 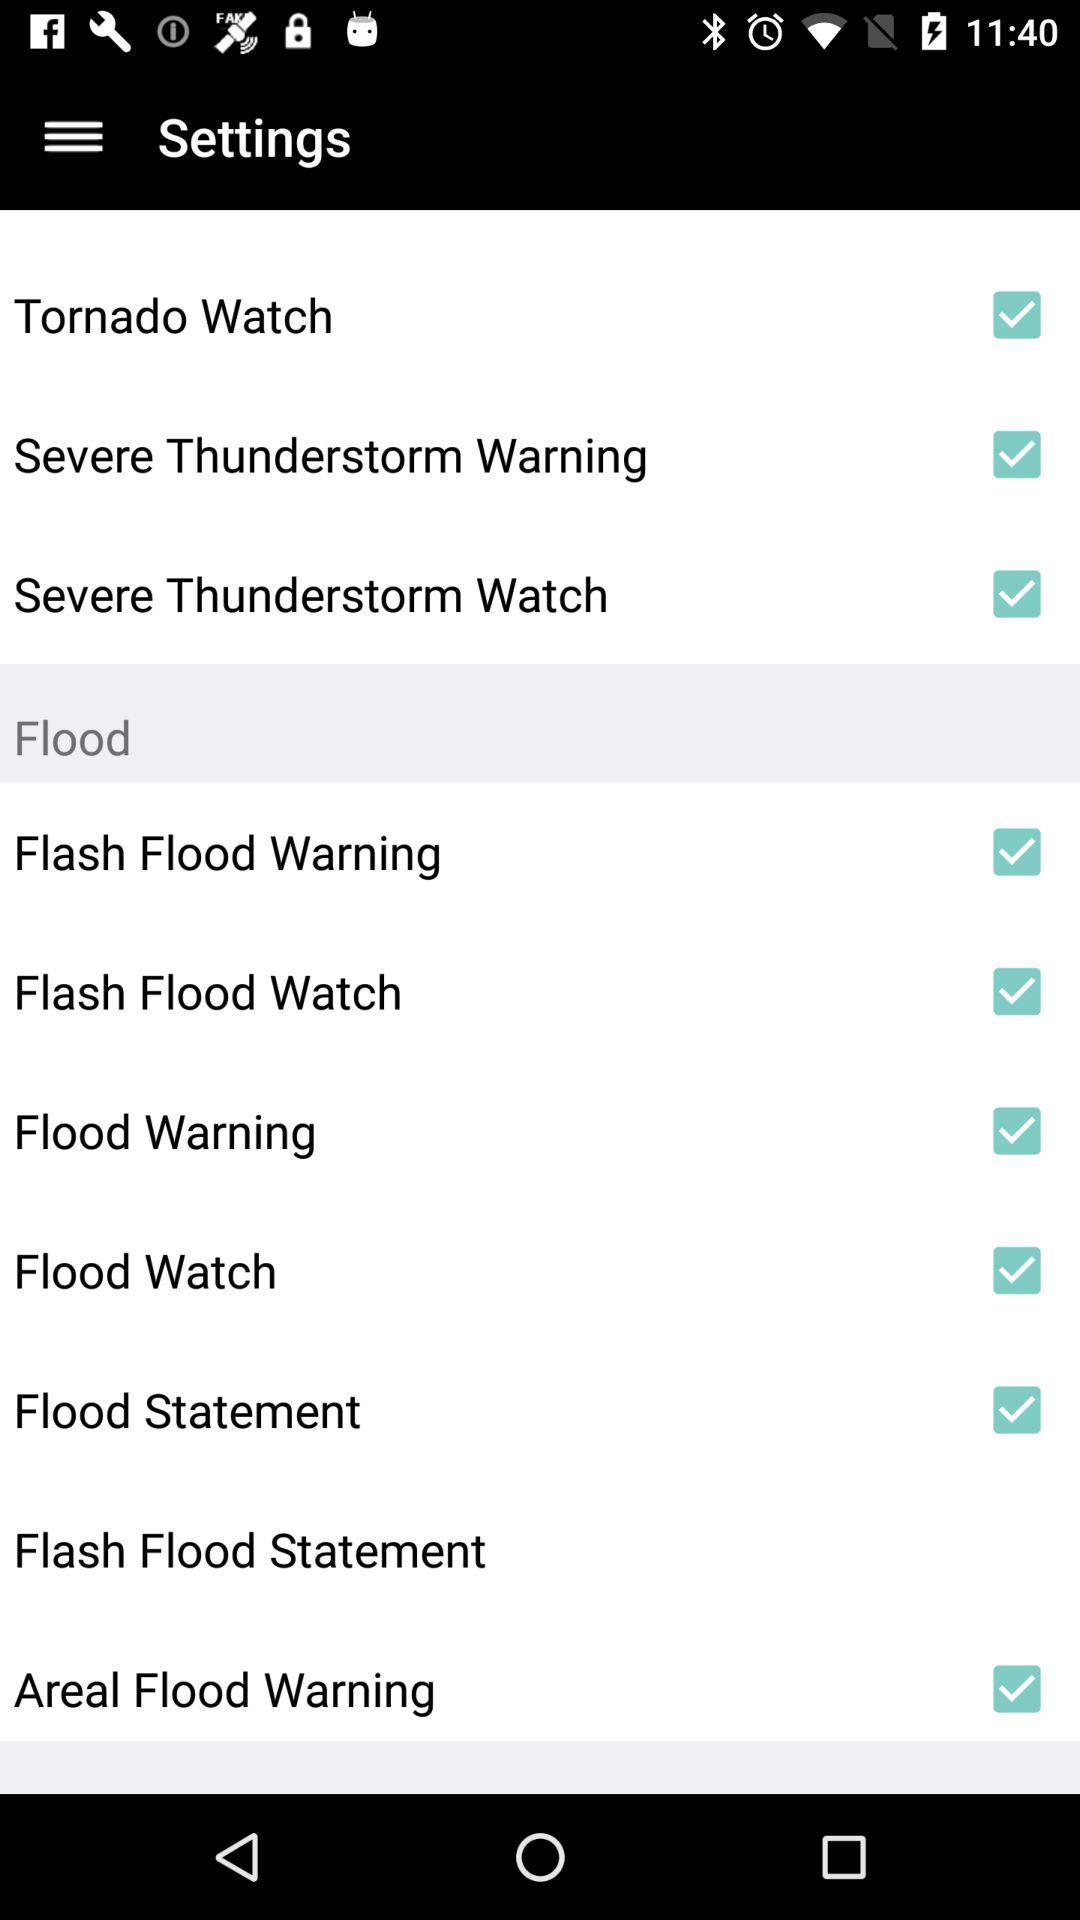 I want to click on item next to severe thunderstorm warning, so click(x=1017, y=453).